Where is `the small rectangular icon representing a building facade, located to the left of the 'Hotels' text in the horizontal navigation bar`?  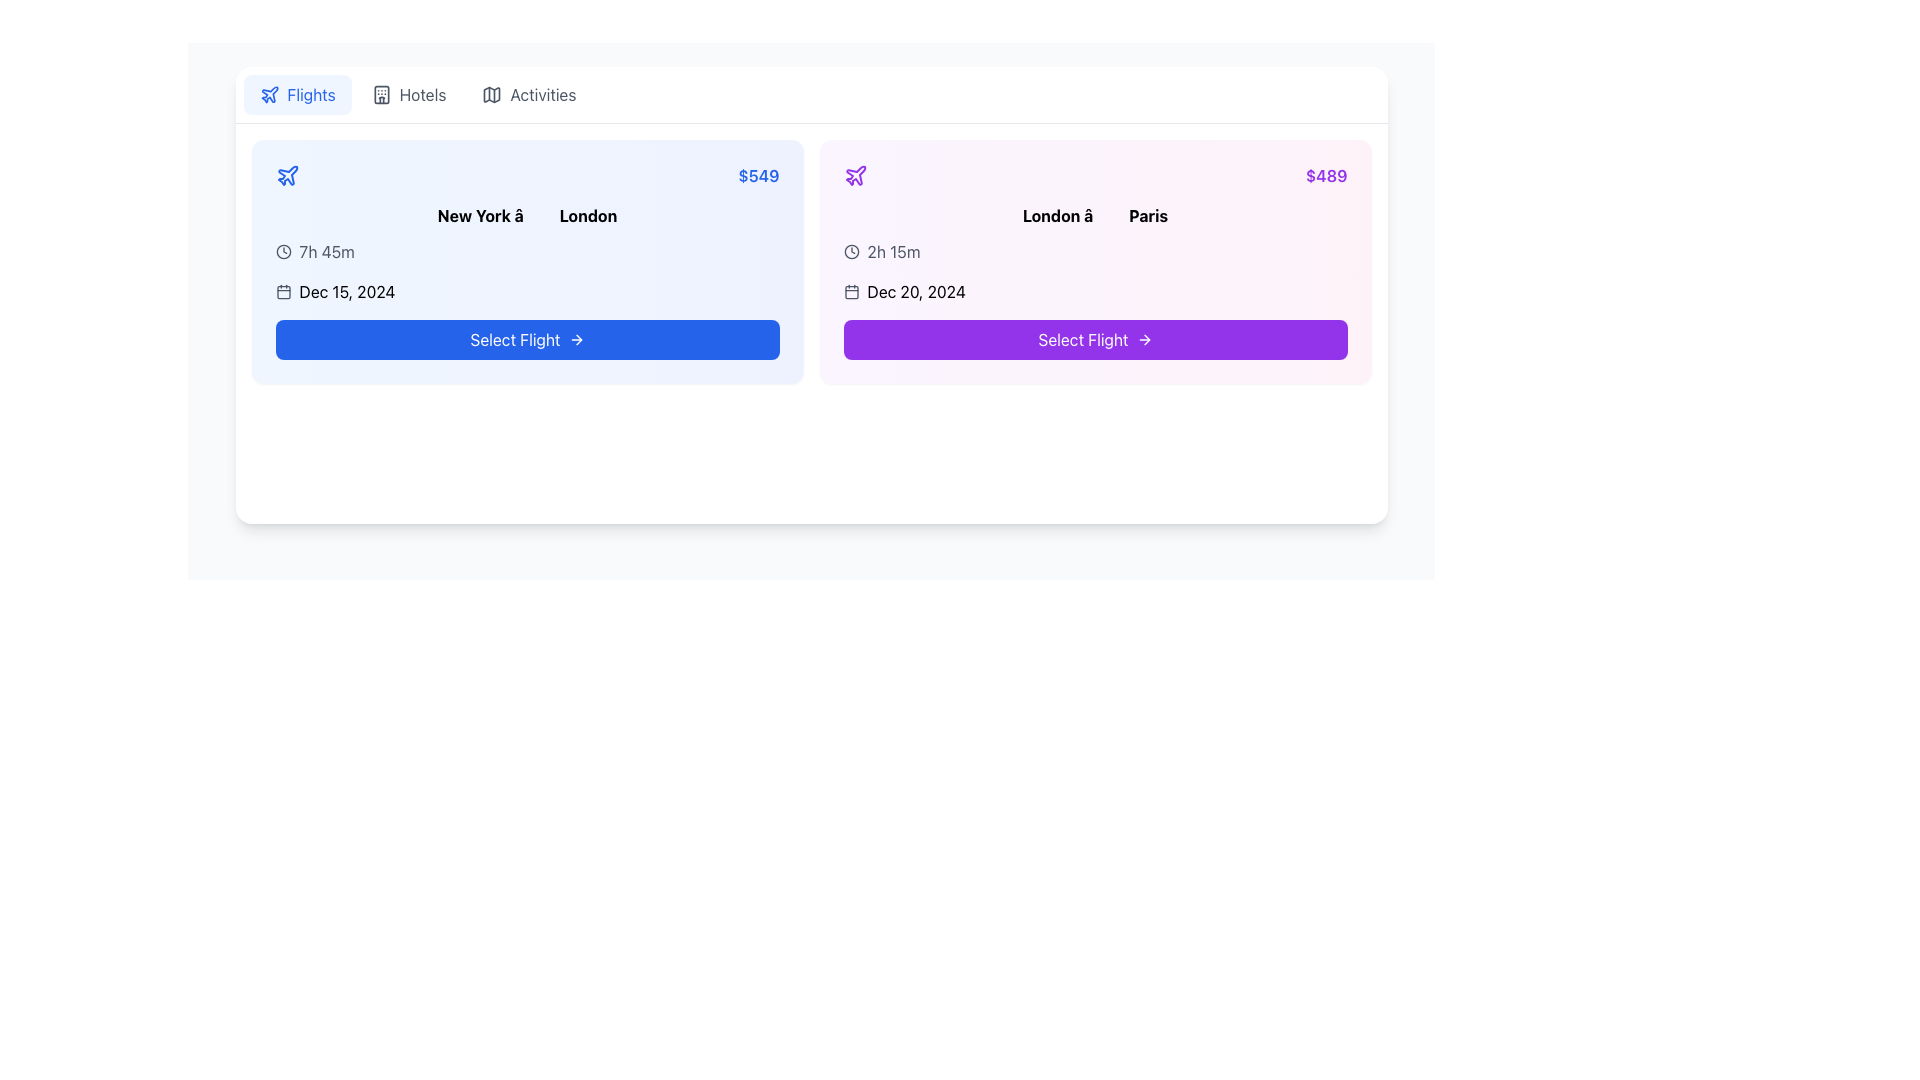 the small rectangular icon representing a building facade, located to the left of the 'Hotels' text in the horizontal navigation bar is located at coordinates (381, 95).